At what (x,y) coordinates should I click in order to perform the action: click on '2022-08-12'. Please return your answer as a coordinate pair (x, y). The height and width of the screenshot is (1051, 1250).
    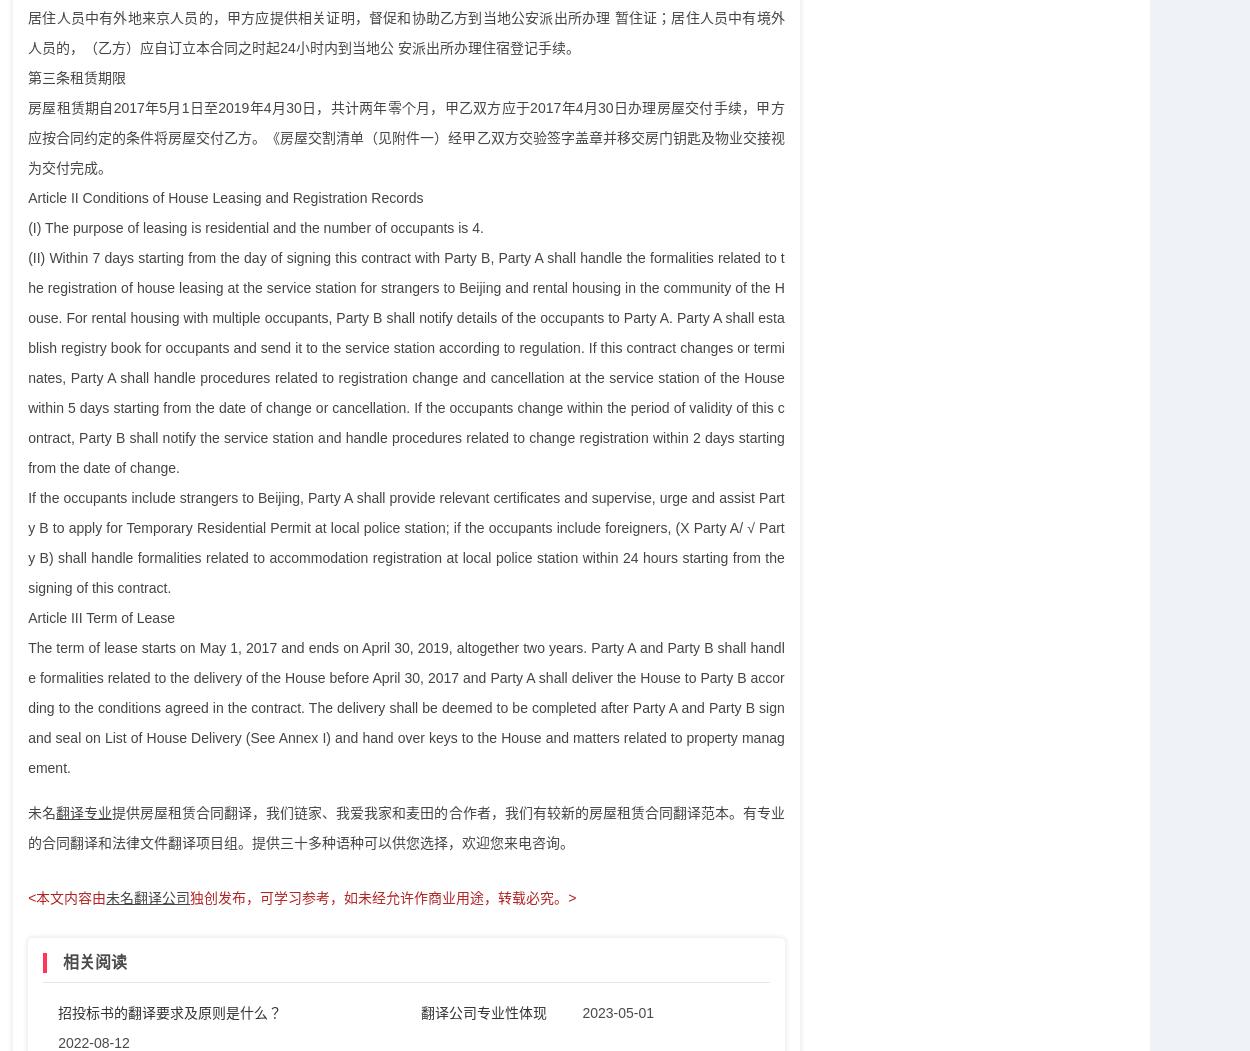
    Looking at the image, I should click on (57, 1040).